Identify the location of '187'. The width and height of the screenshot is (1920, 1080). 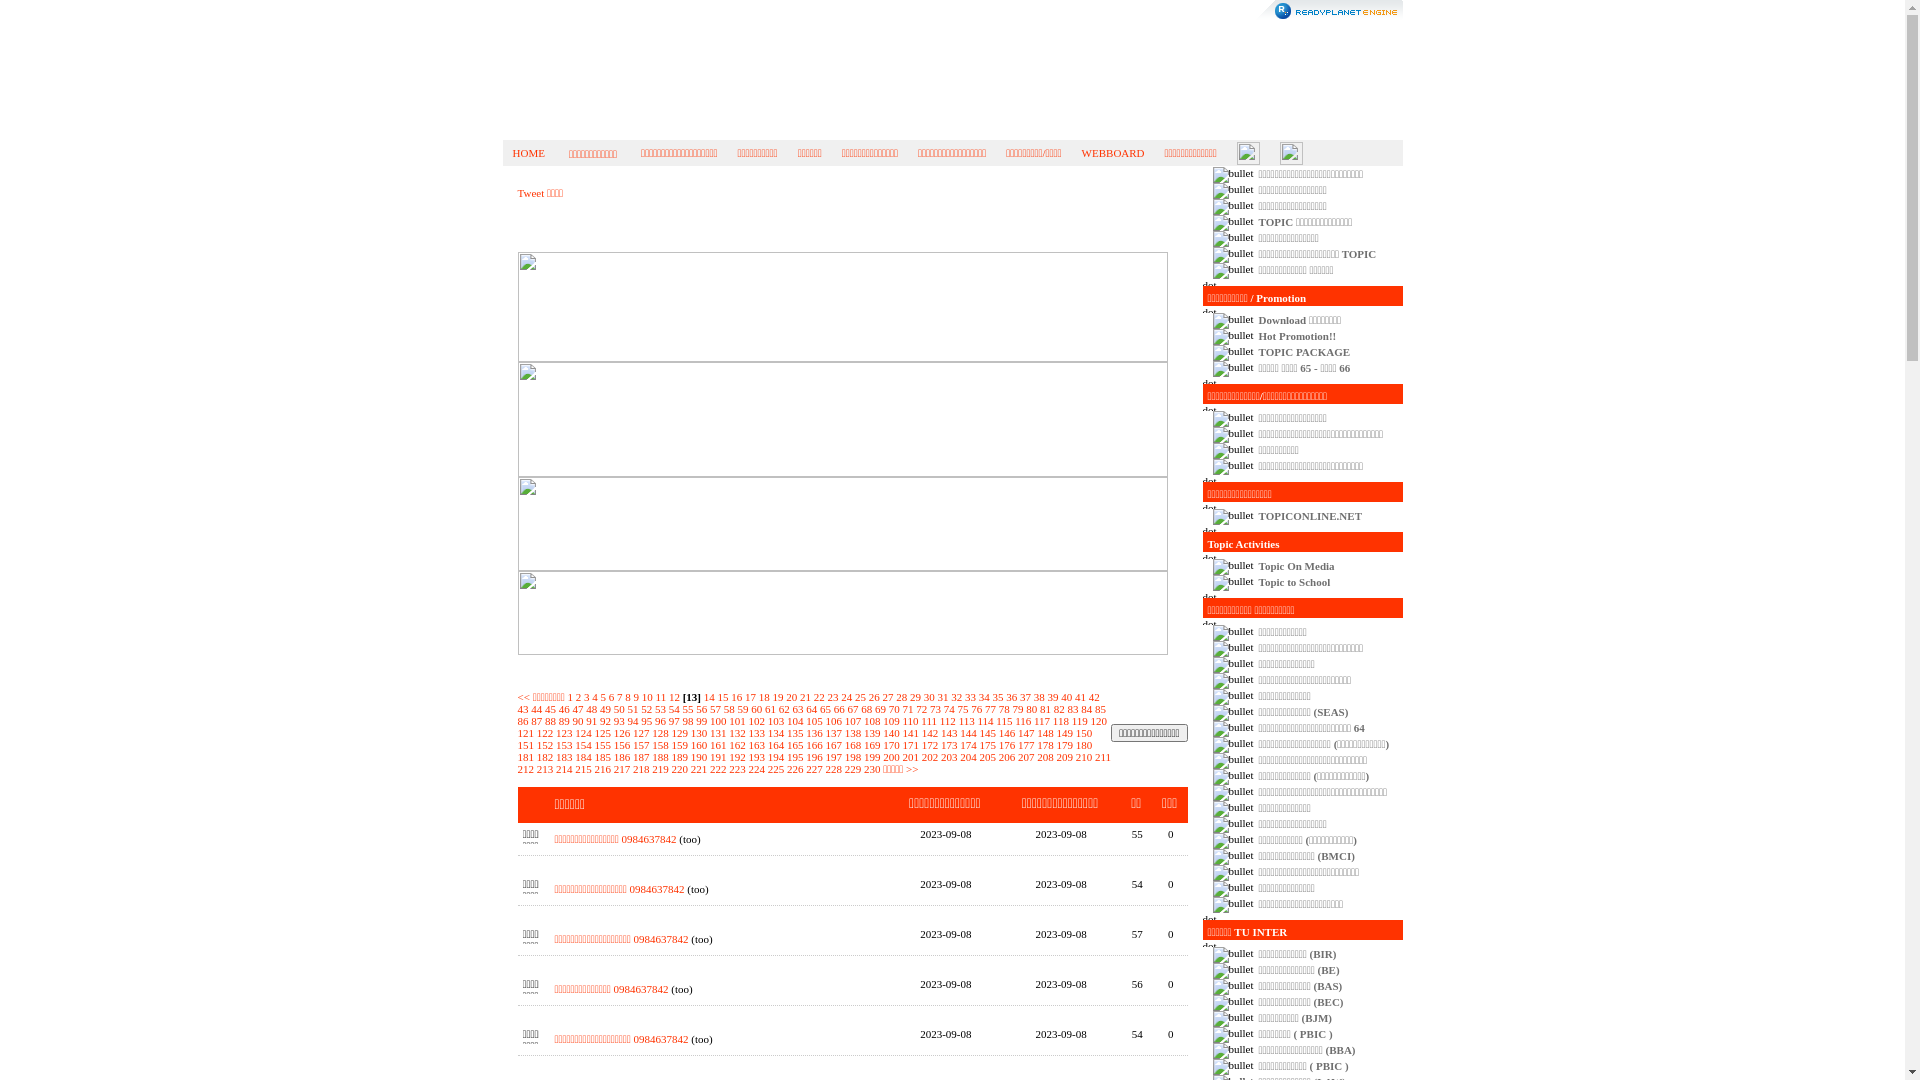
(641, 756).